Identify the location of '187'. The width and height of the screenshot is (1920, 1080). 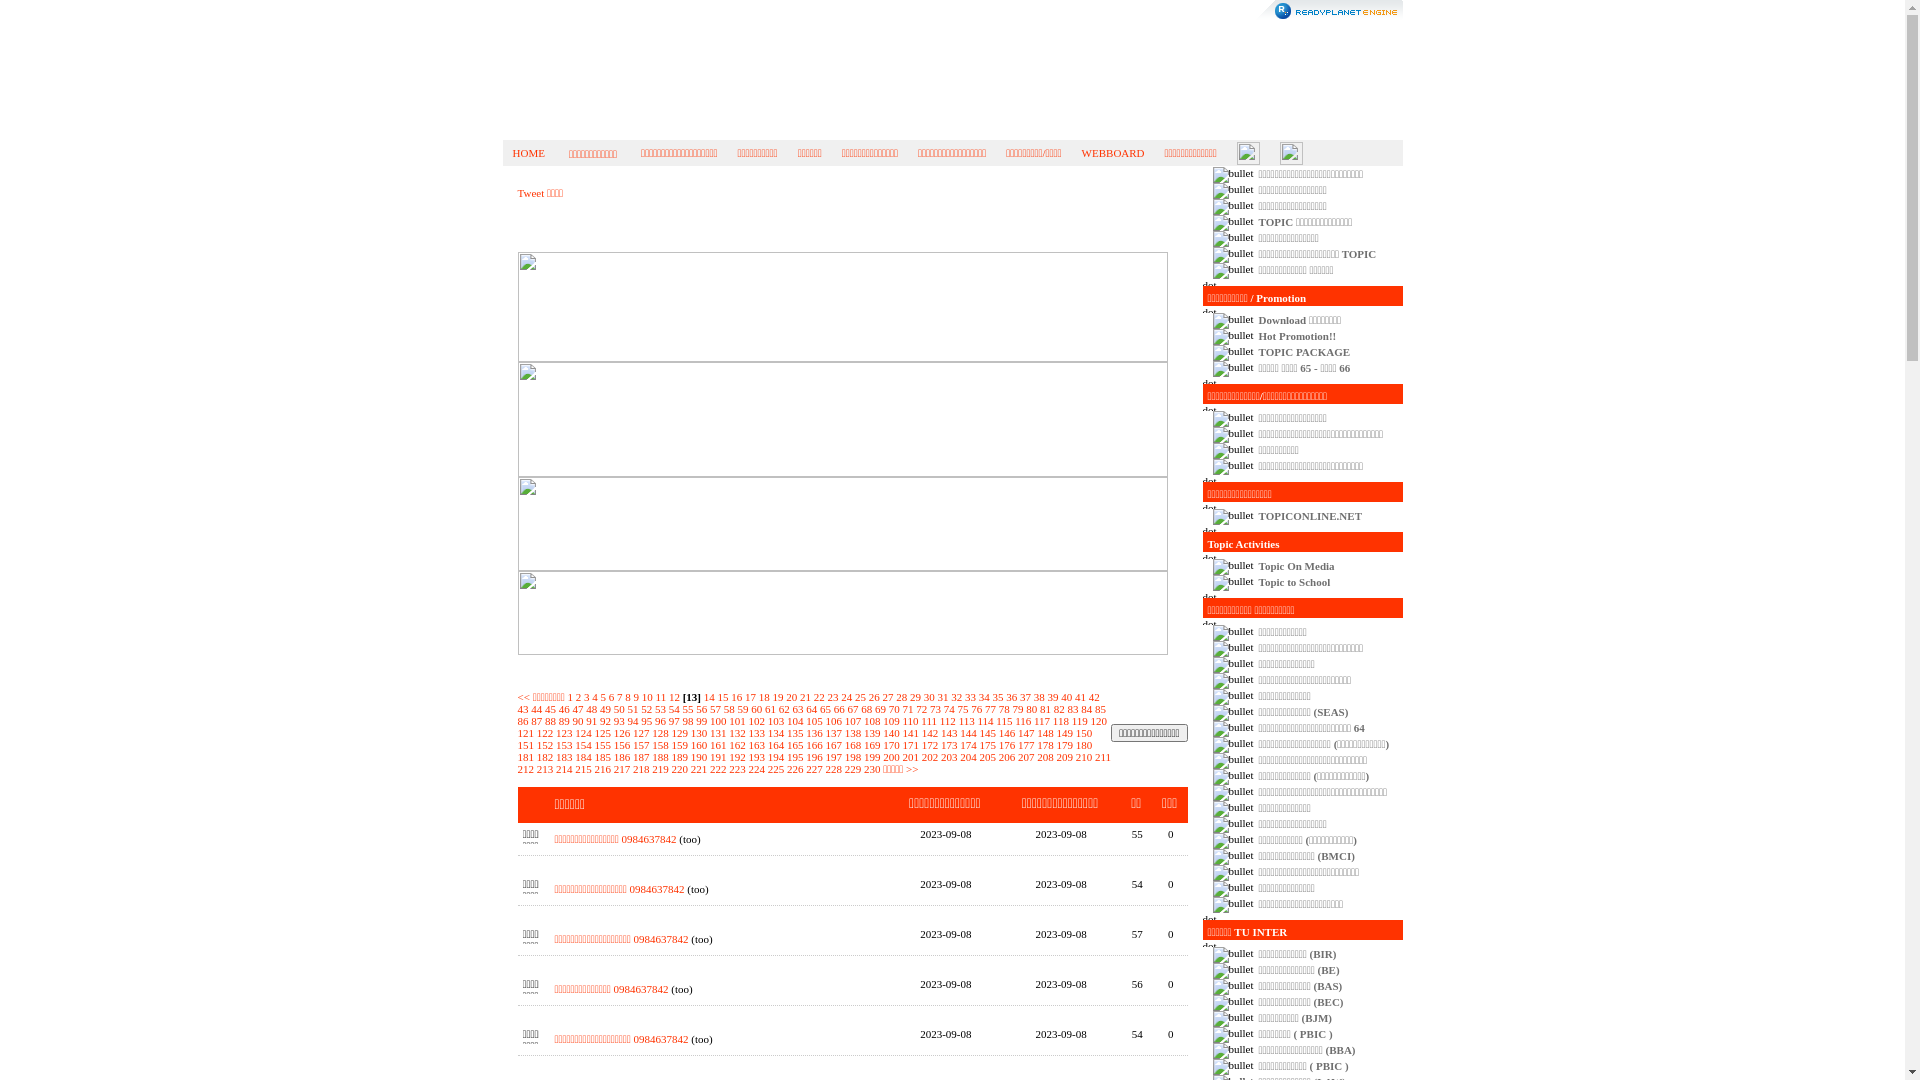
(641, 756).